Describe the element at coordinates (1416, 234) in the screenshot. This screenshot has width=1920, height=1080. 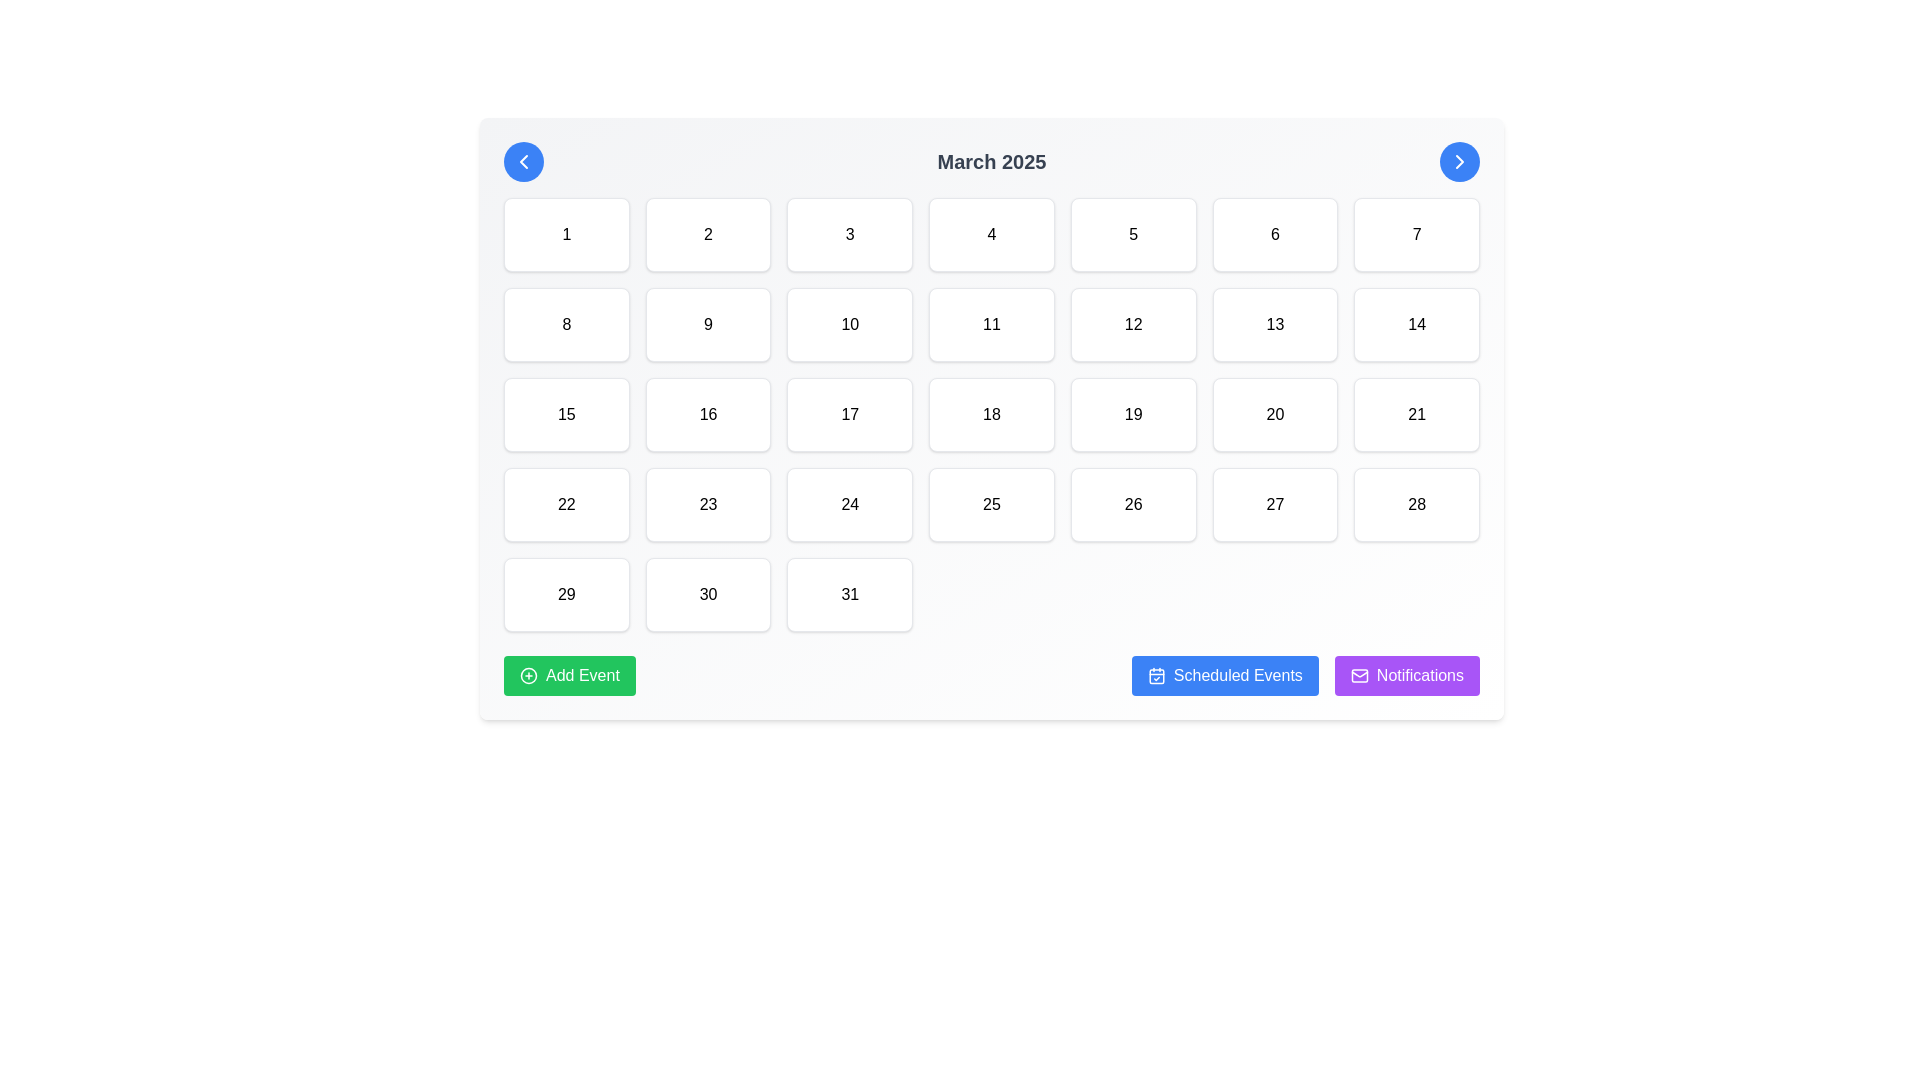
I see `the static text element displaying the digit '7', which is part of the calendar grid for March 2025` at that location.